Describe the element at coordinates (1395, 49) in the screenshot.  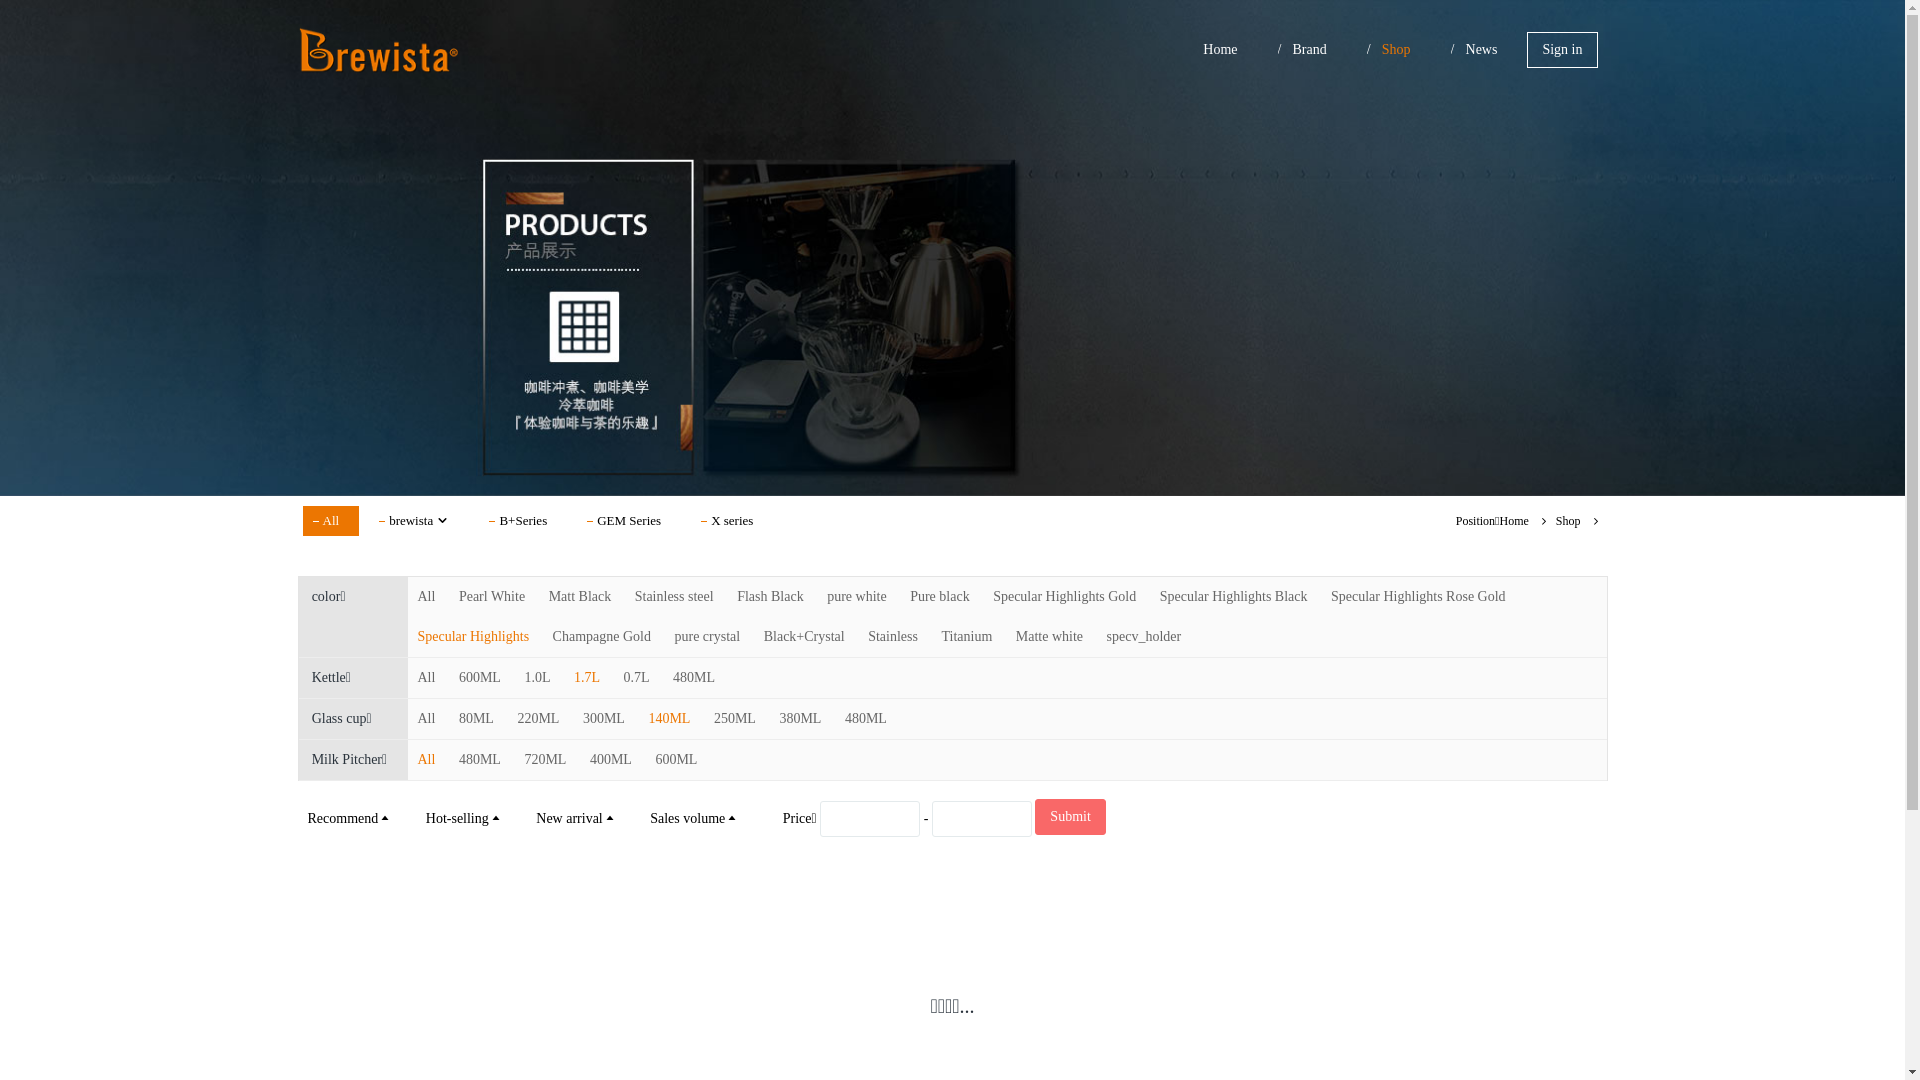
I see `'Shop'` at that location.